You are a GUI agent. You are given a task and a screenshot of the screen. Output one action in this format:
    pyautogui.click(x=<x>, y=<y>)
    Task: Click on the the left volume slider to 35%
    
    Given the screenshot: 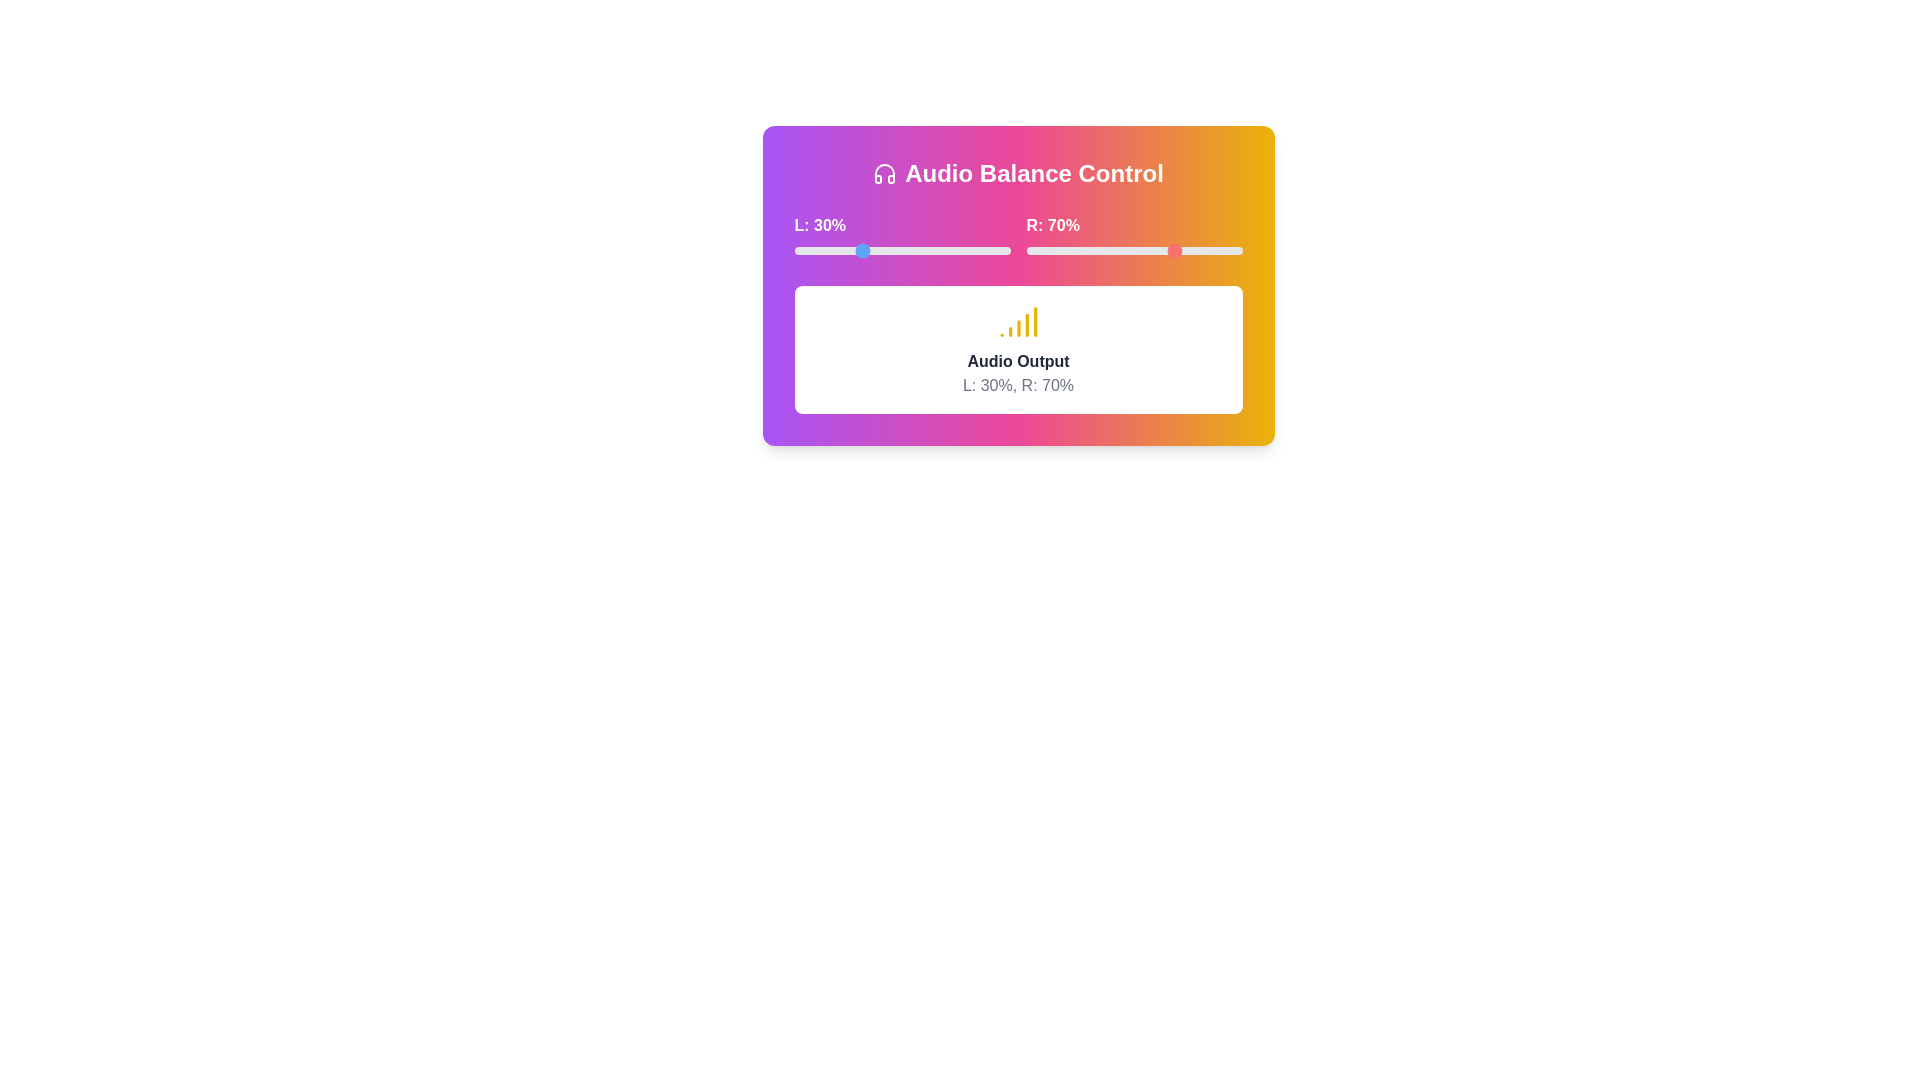 What is the action you would take?
    pyautogui.click(x=870, y=249)
    